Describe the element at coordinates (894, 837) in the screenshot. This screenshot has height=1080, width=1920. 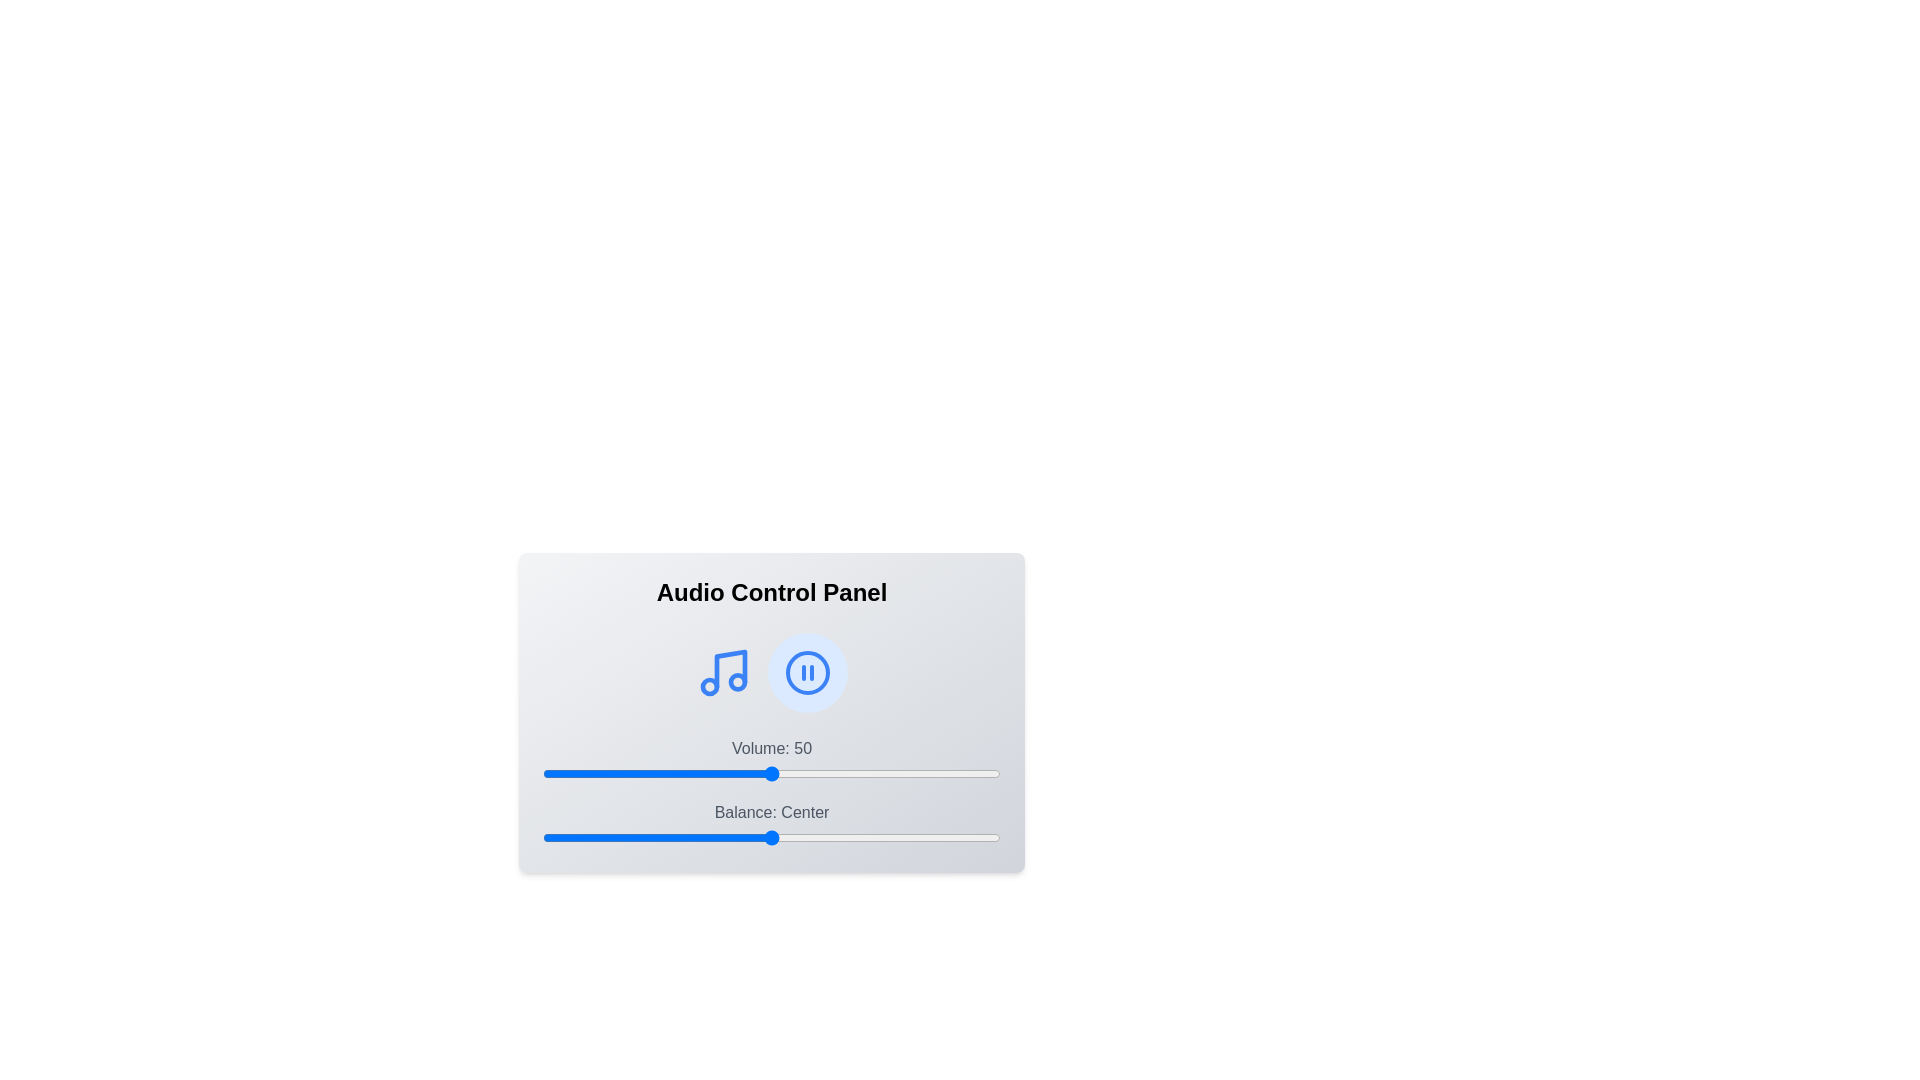
I see `the balance` at that location.